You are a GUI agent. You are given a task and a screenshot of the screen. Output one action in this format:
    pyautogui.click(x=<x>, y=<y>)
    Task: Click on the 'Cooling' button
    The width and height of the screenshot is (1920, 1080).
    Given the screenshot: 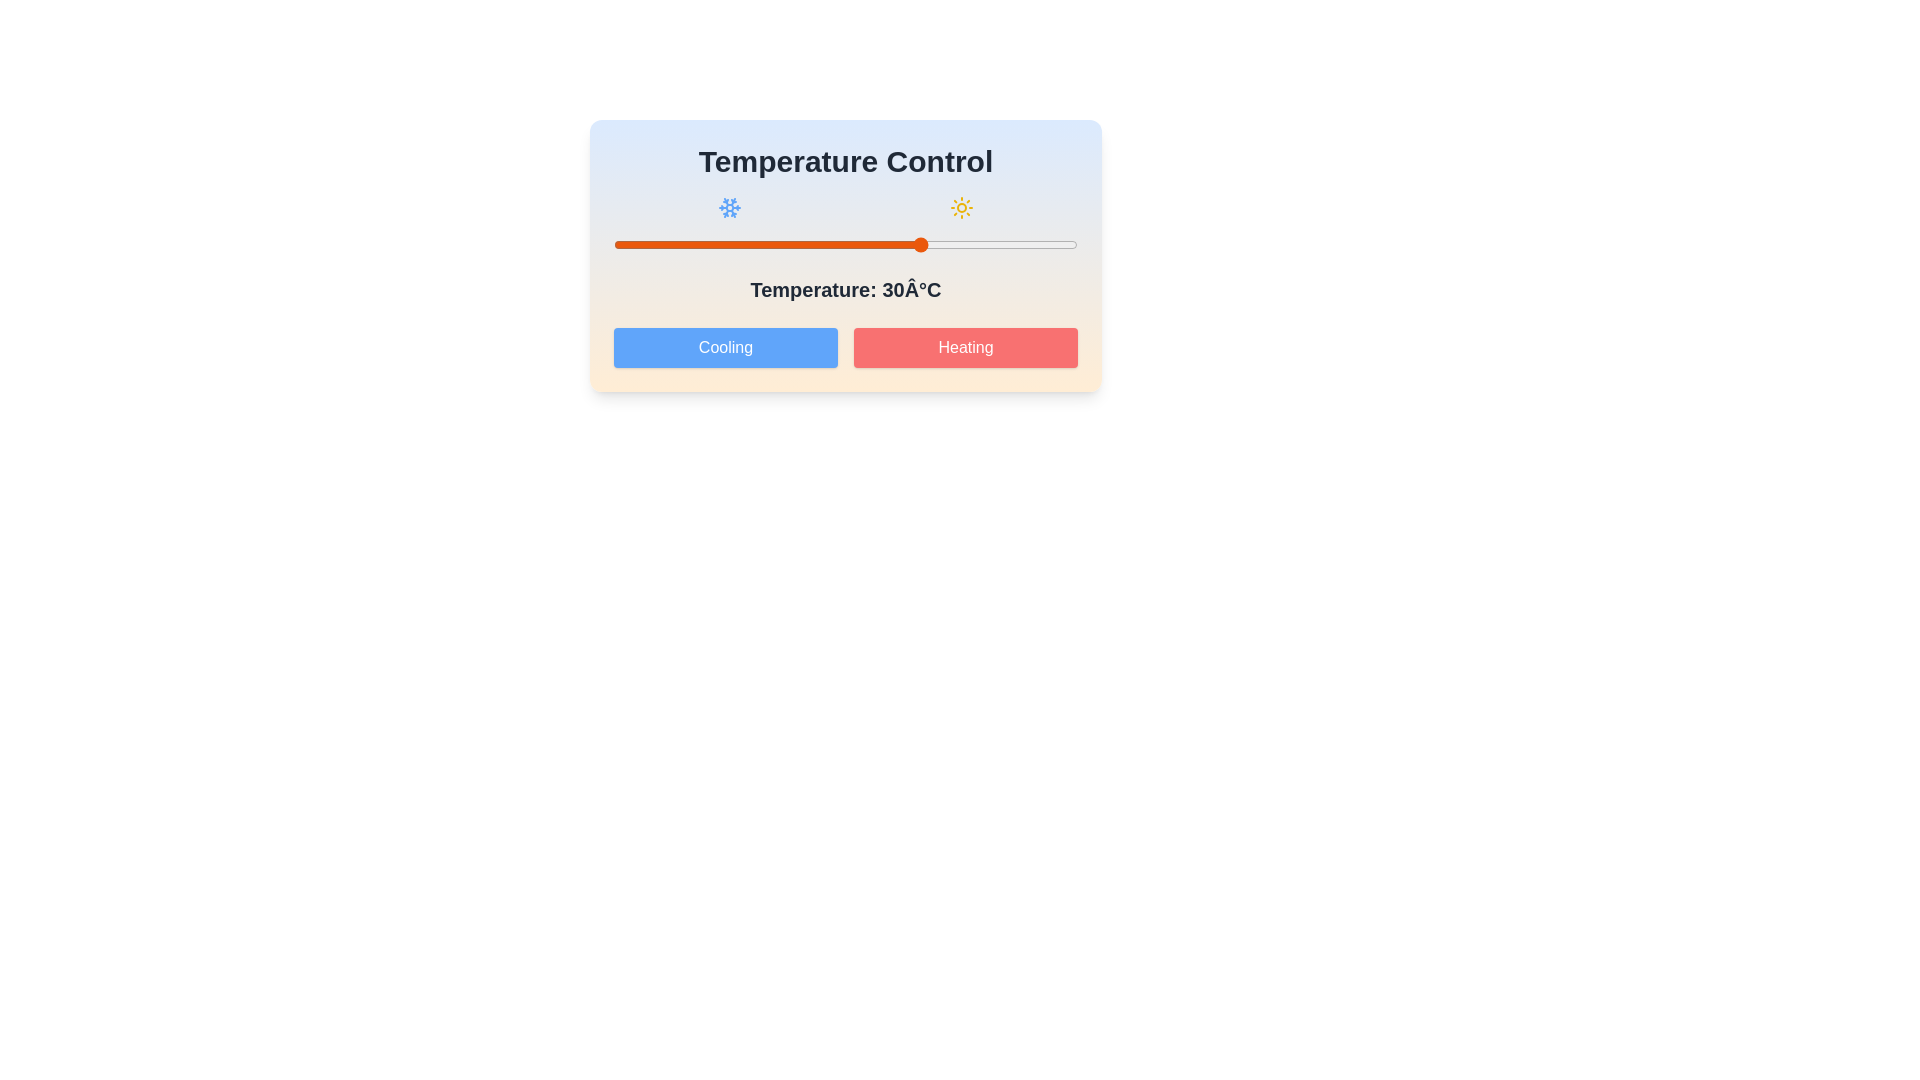 What is the action you would take?
    pyautogui.click(x=724, y=346)
    